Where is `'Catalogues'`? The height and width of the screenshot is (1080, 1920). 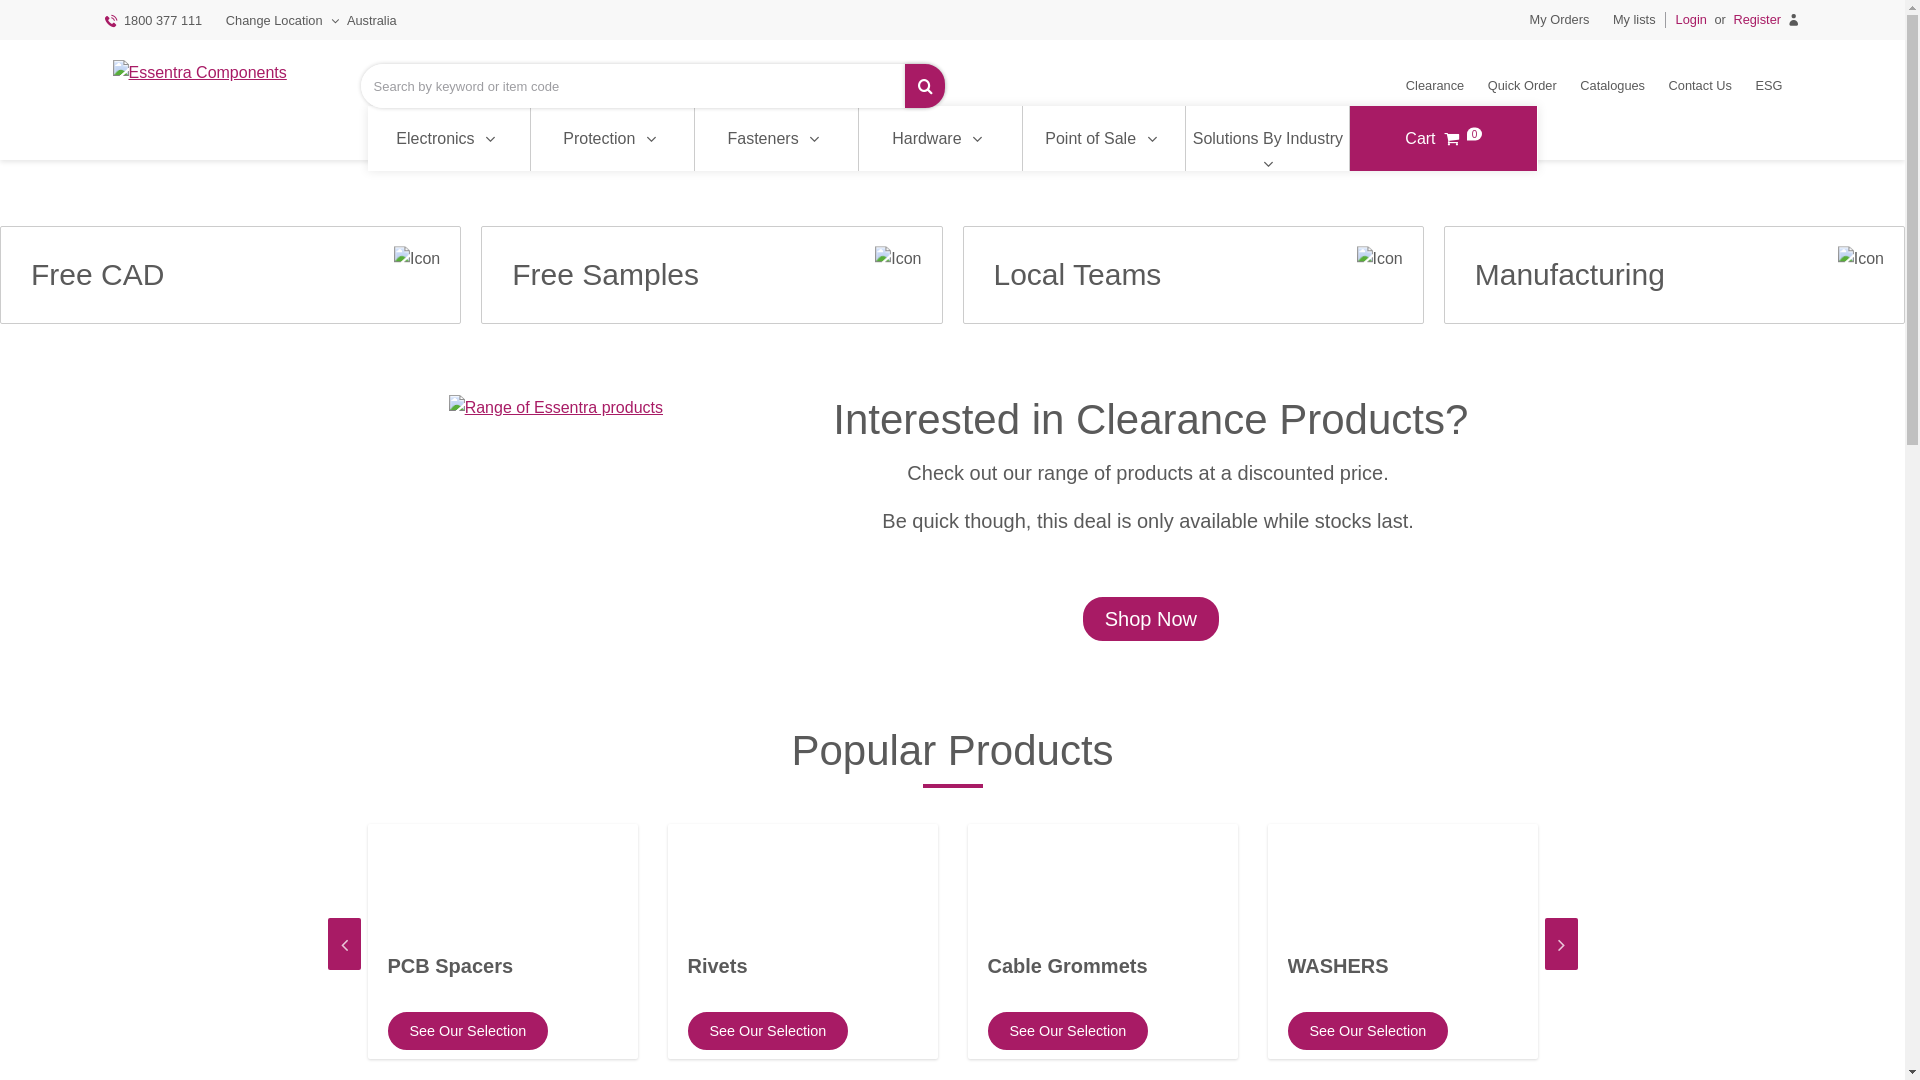
'Catalogues' is located at coordinates (1612, 84).